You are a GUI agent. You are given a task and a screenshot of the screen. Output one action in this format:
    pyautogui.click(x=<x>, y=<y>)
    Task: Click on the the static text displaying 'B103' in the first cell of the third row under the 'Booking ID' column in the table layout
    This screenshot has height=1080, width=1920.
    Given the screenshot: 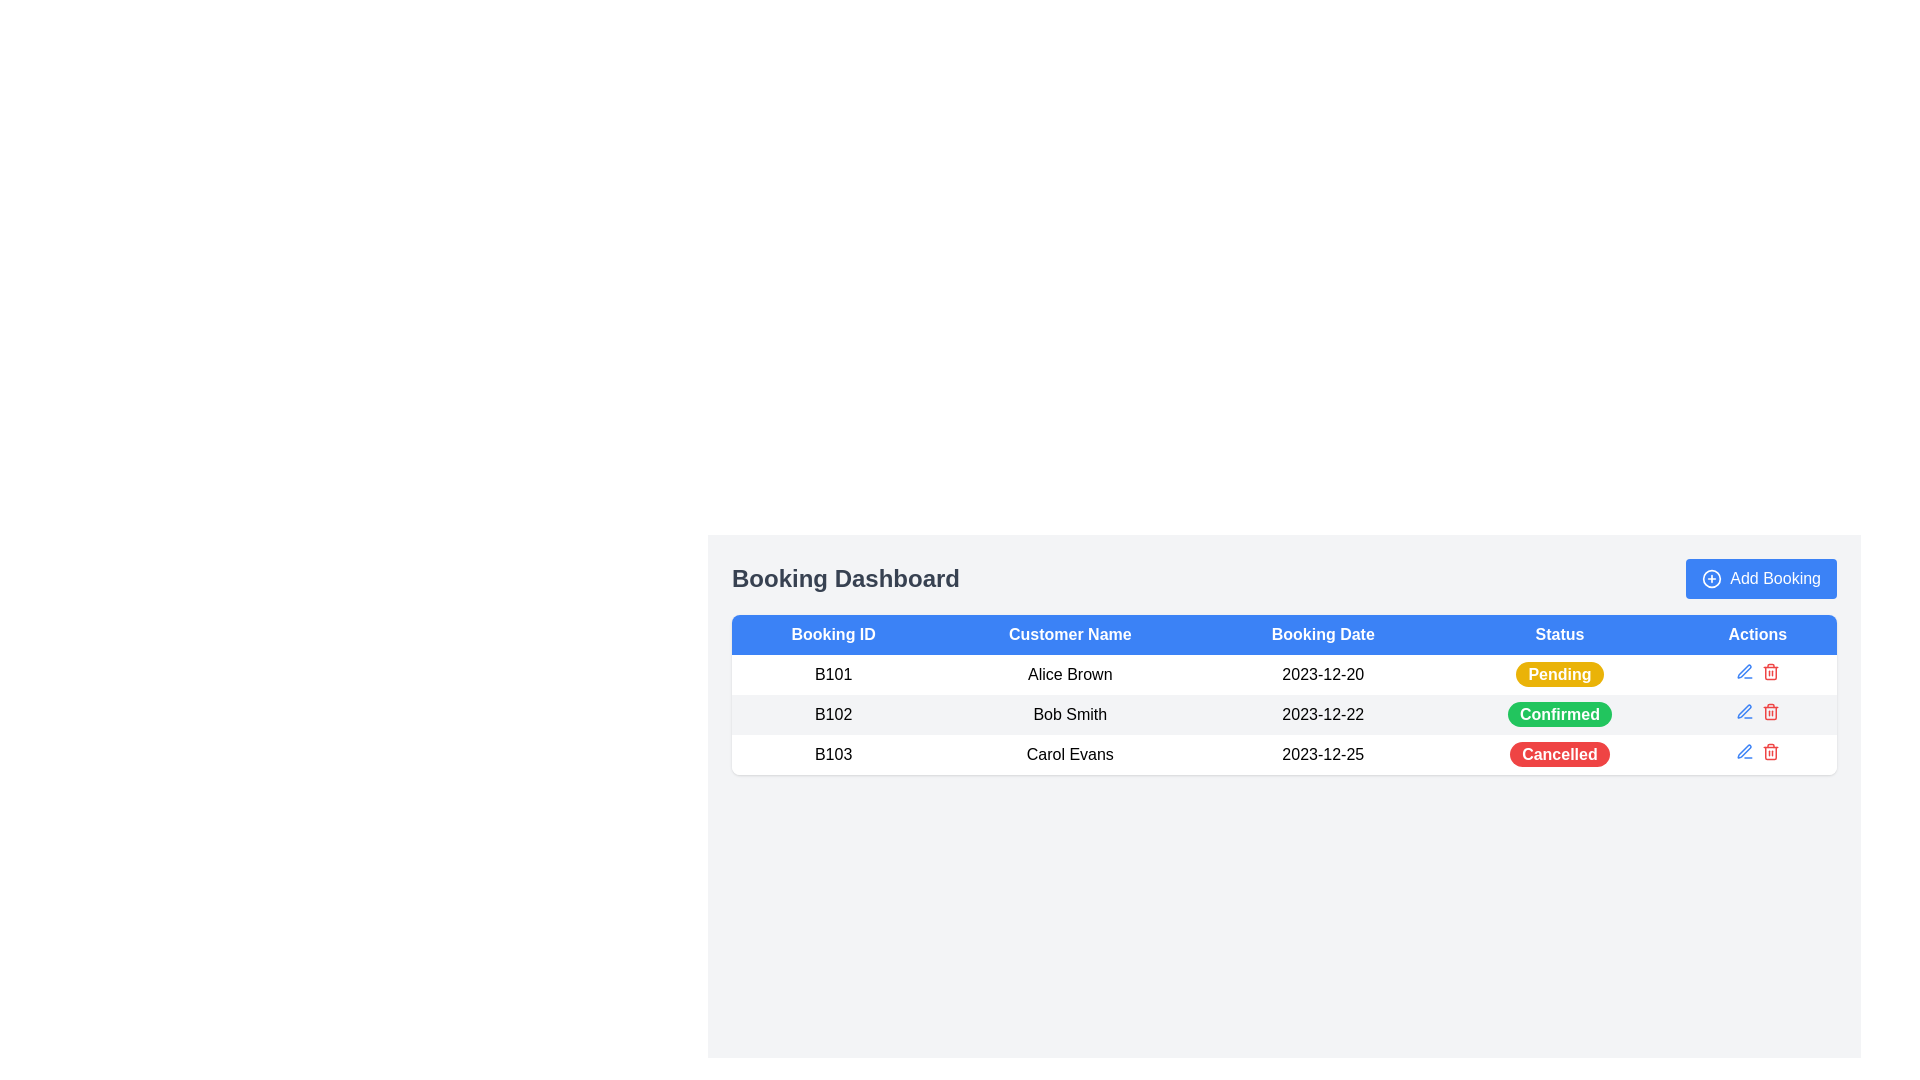 What is the action you would take?
    pyautogui.click(x=833, y=755)
    